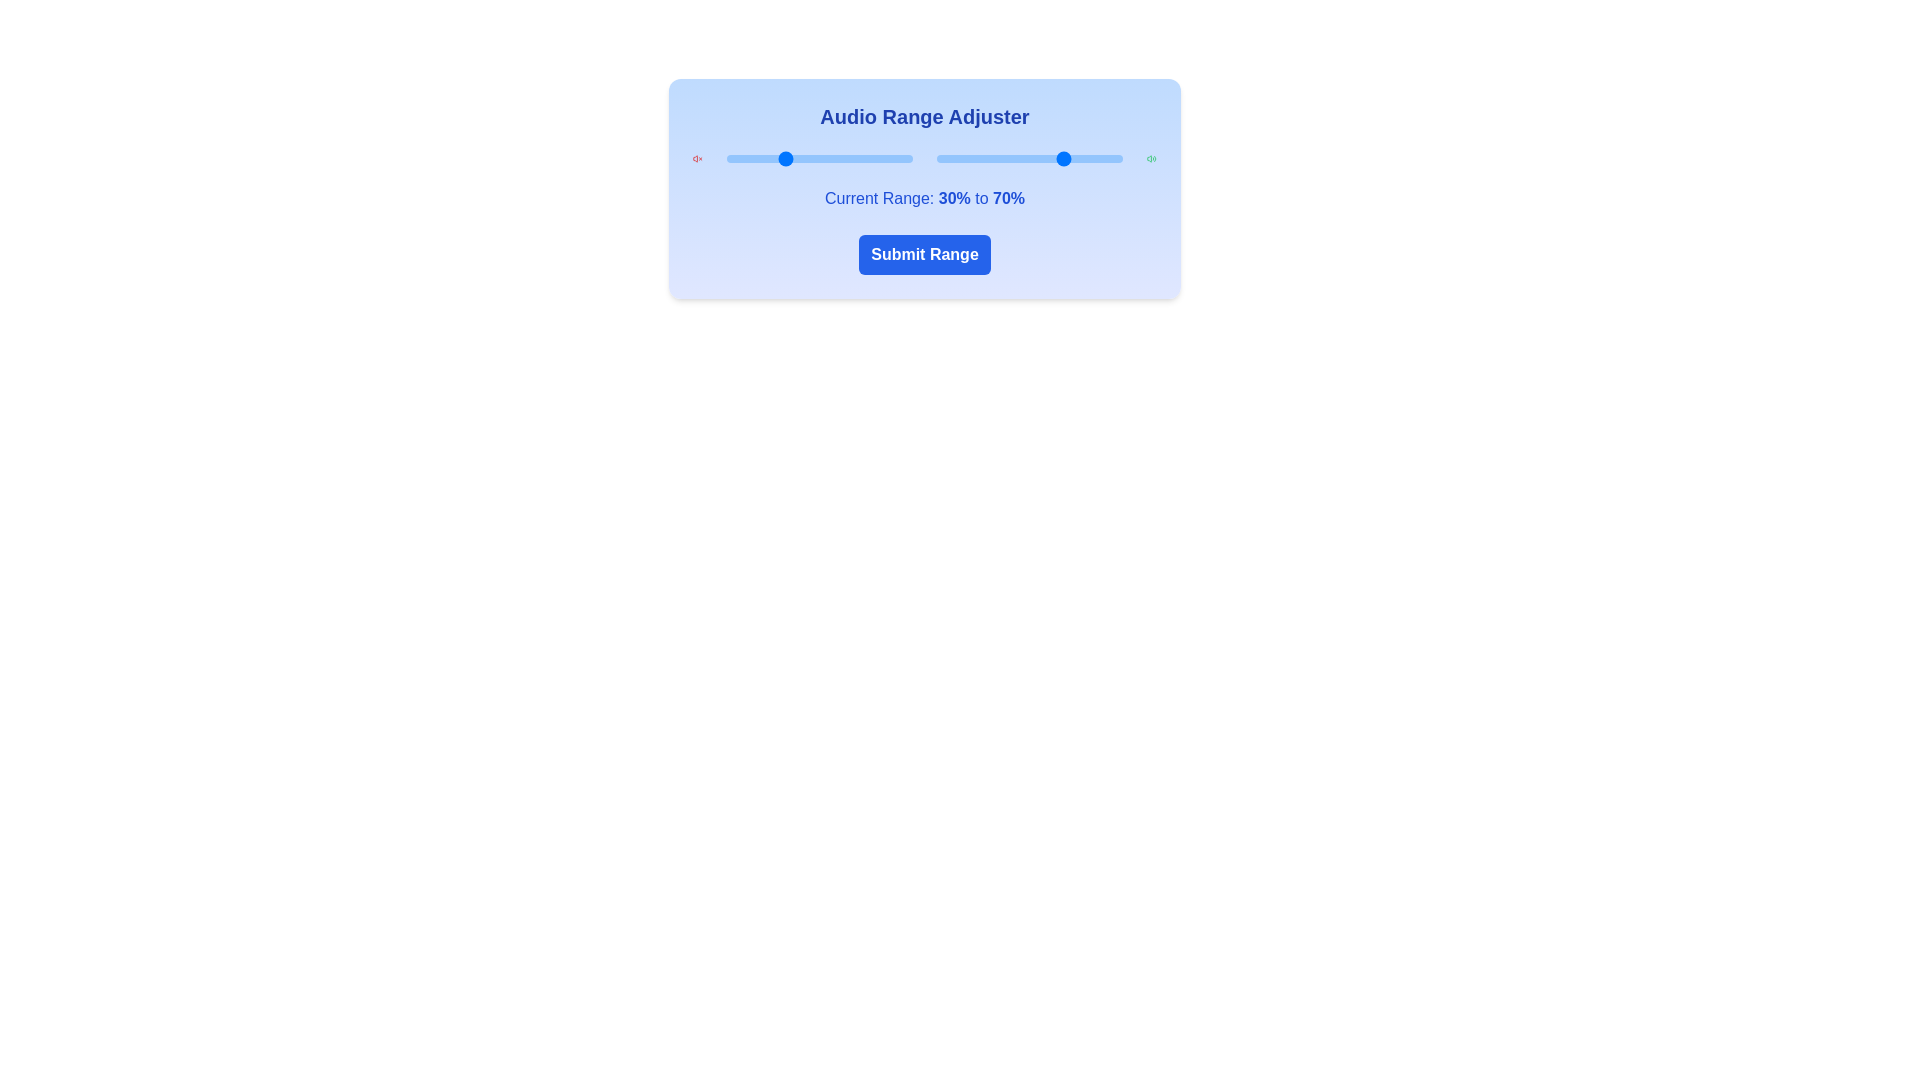 The image size is (1920, 1080). What do you see at coordinates (838, 157) in the screenshot?
I see `the slider` at bounding box center [838, 157].